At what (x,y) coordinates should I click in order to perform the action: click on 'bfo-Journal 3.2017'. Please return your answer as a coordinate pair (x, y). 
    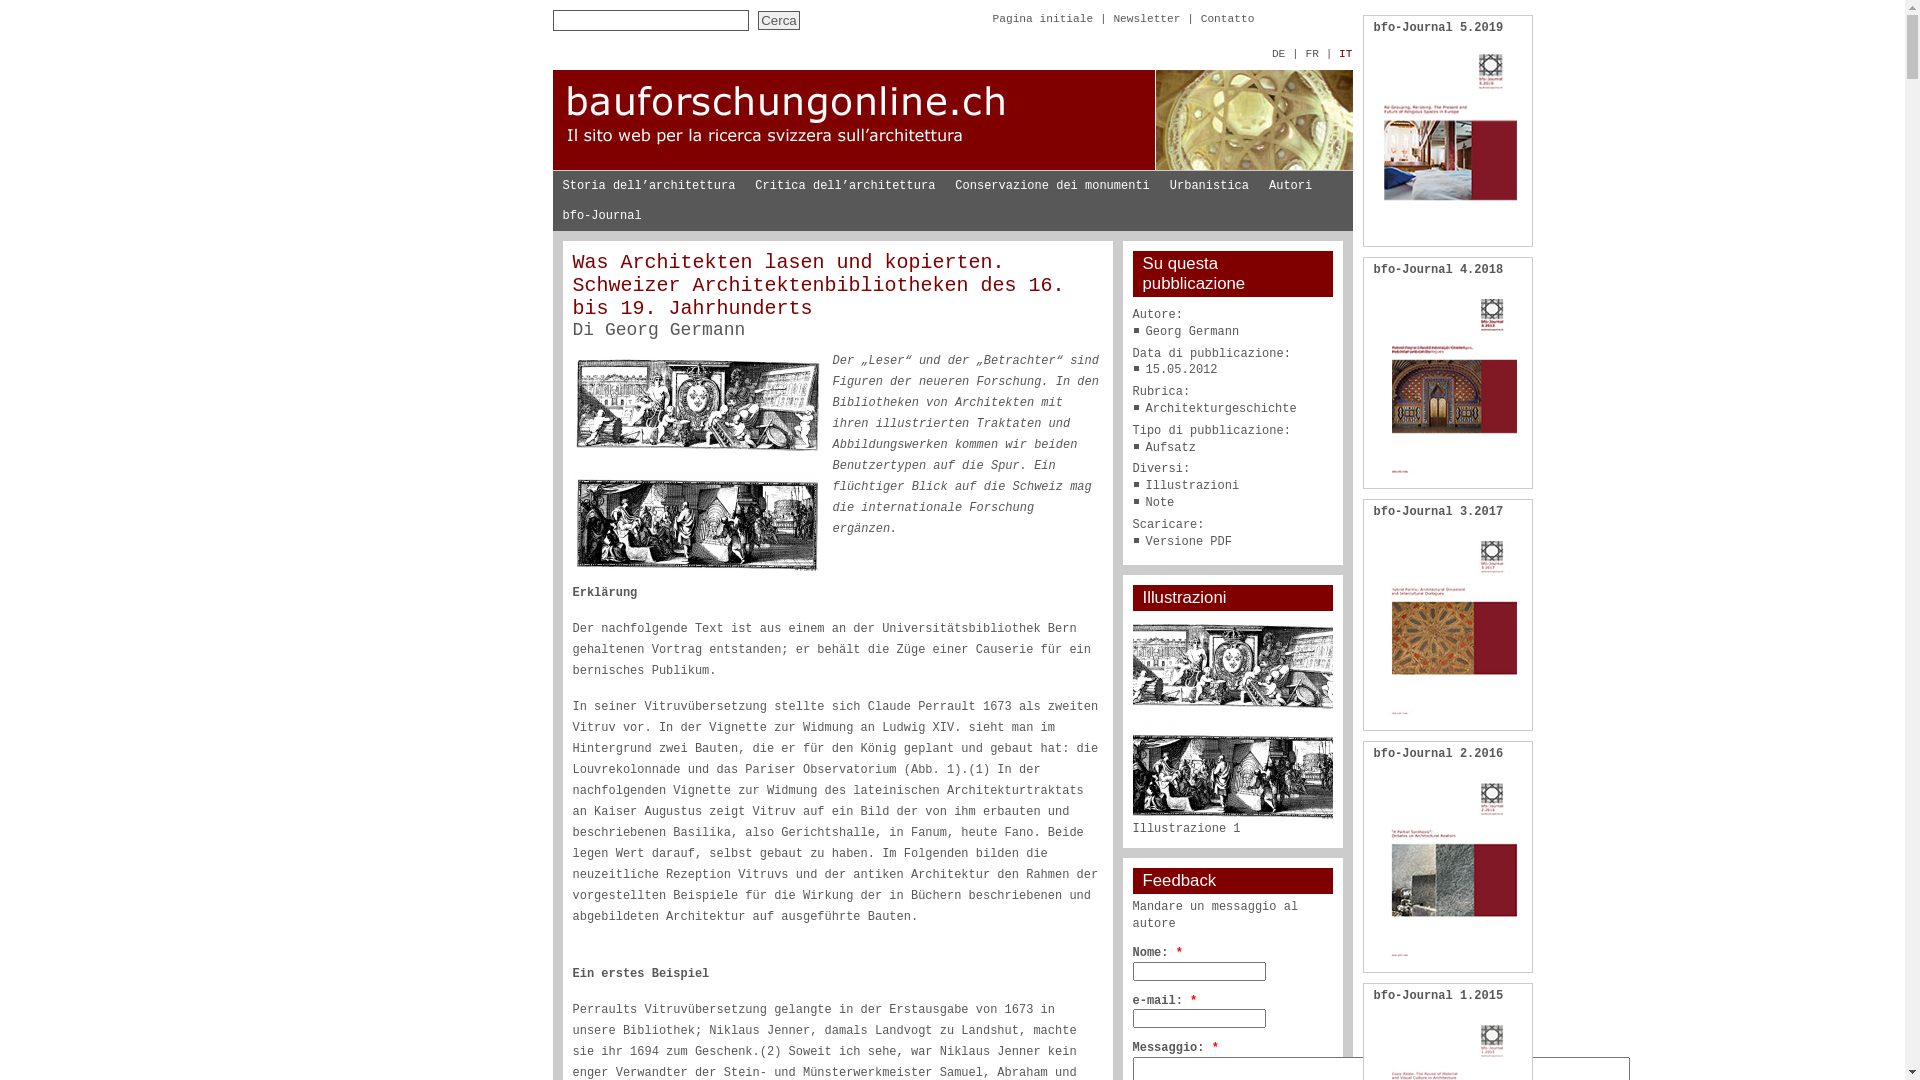
    Looking at the image, I should click on (1438, 511).